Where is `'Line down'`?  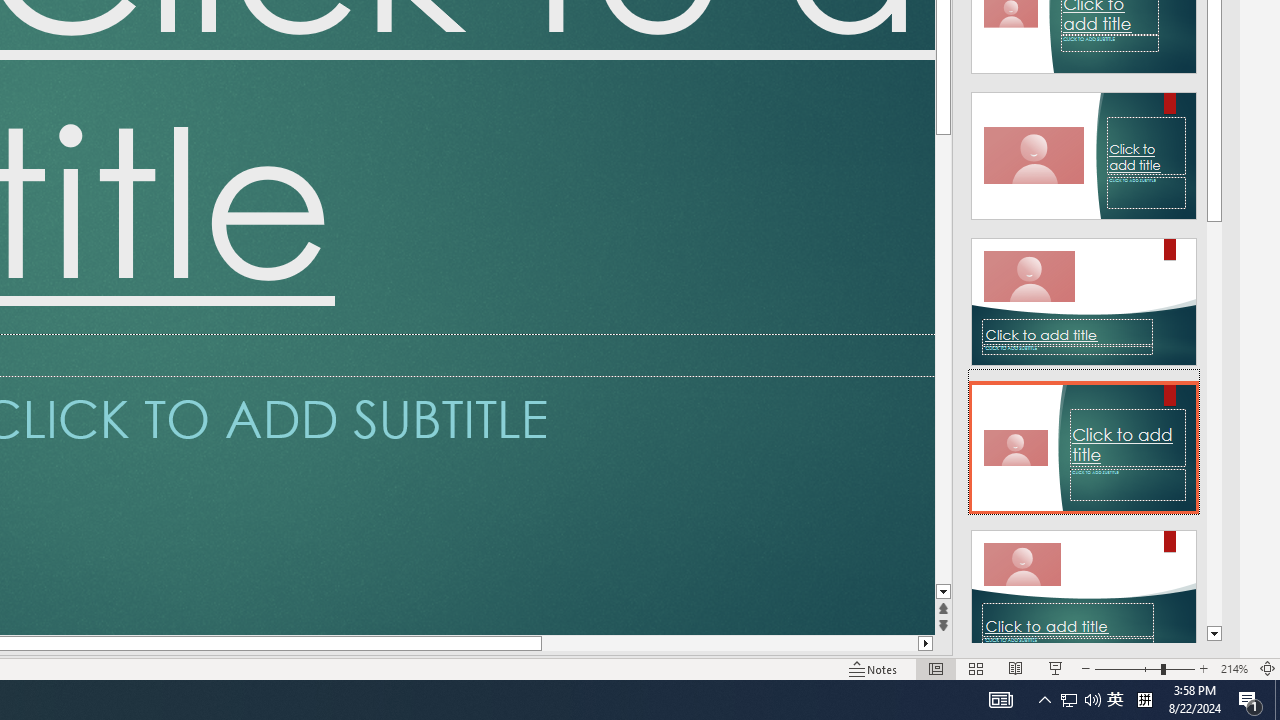 'Line down' is located at coordinates (942, 591).